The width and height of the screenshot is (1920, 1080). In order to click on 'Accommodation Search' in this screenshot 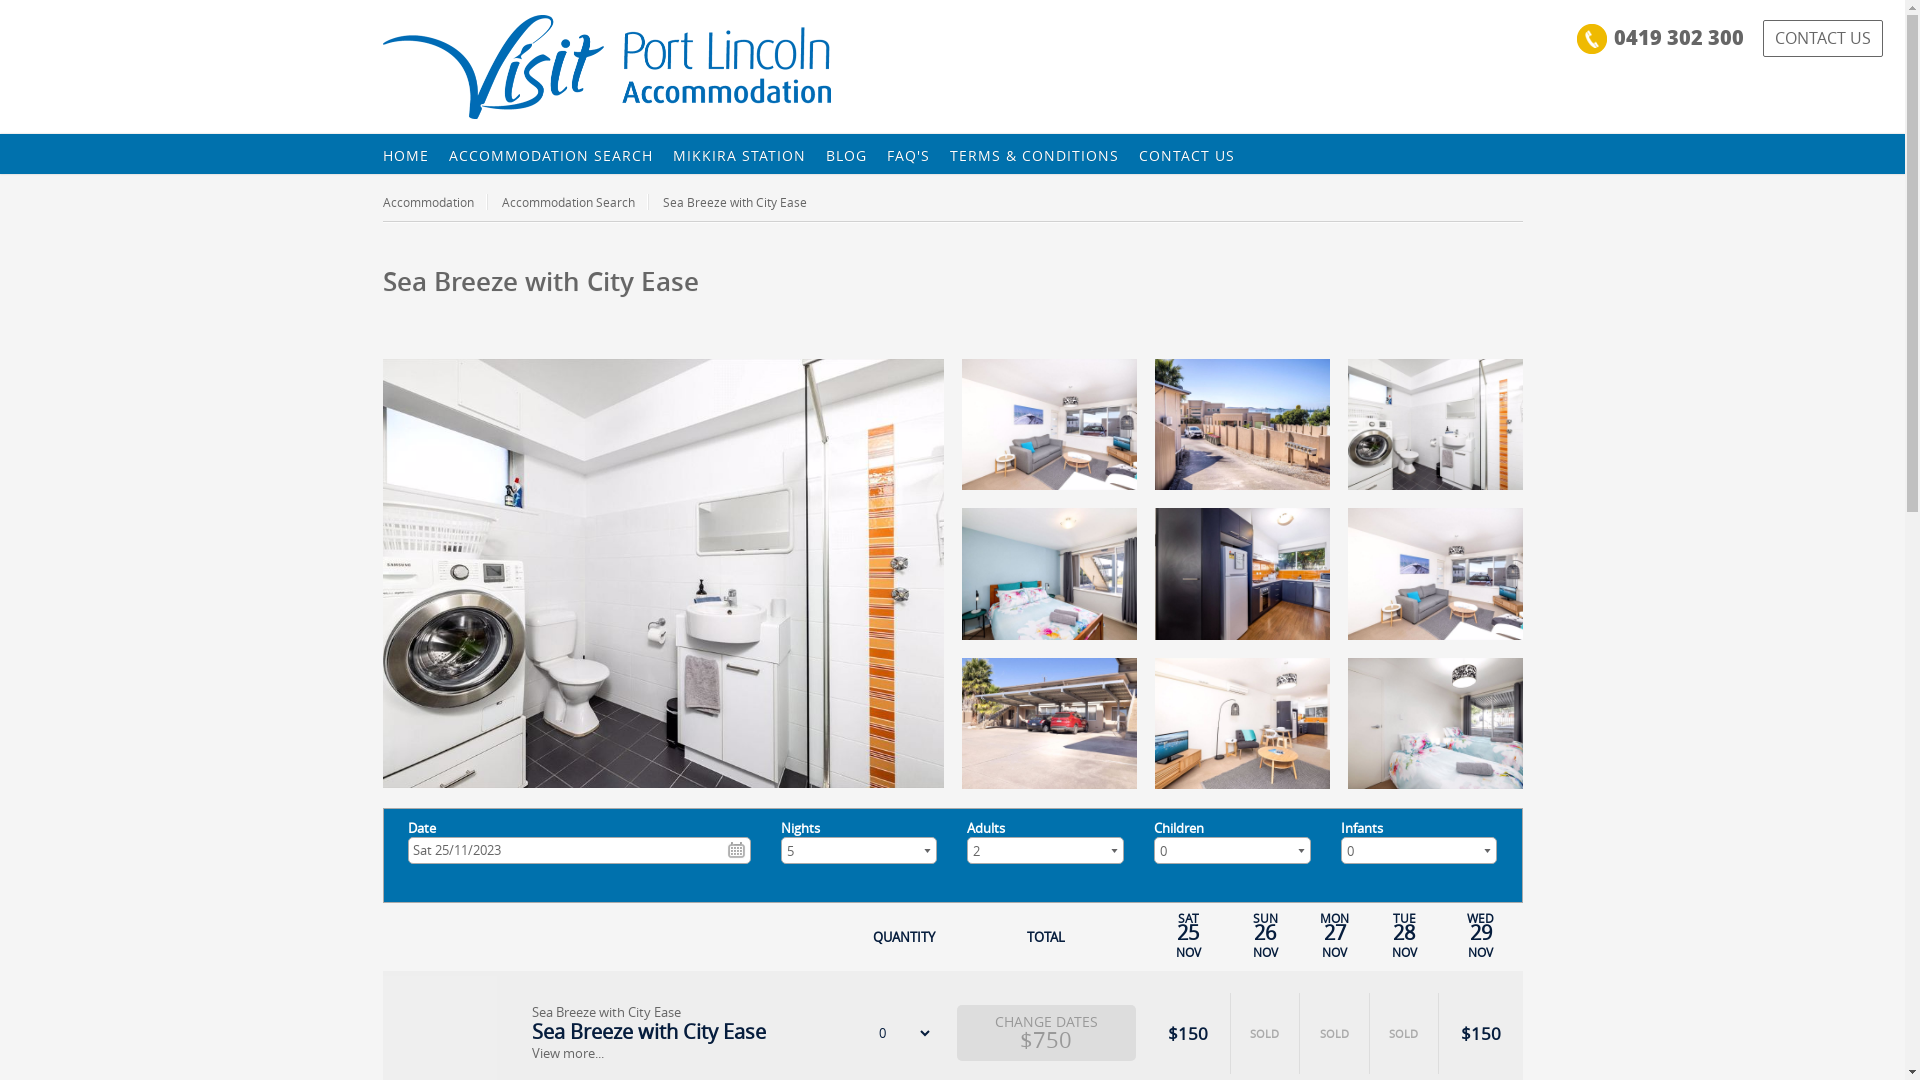, I will do `click(574, 201)`.